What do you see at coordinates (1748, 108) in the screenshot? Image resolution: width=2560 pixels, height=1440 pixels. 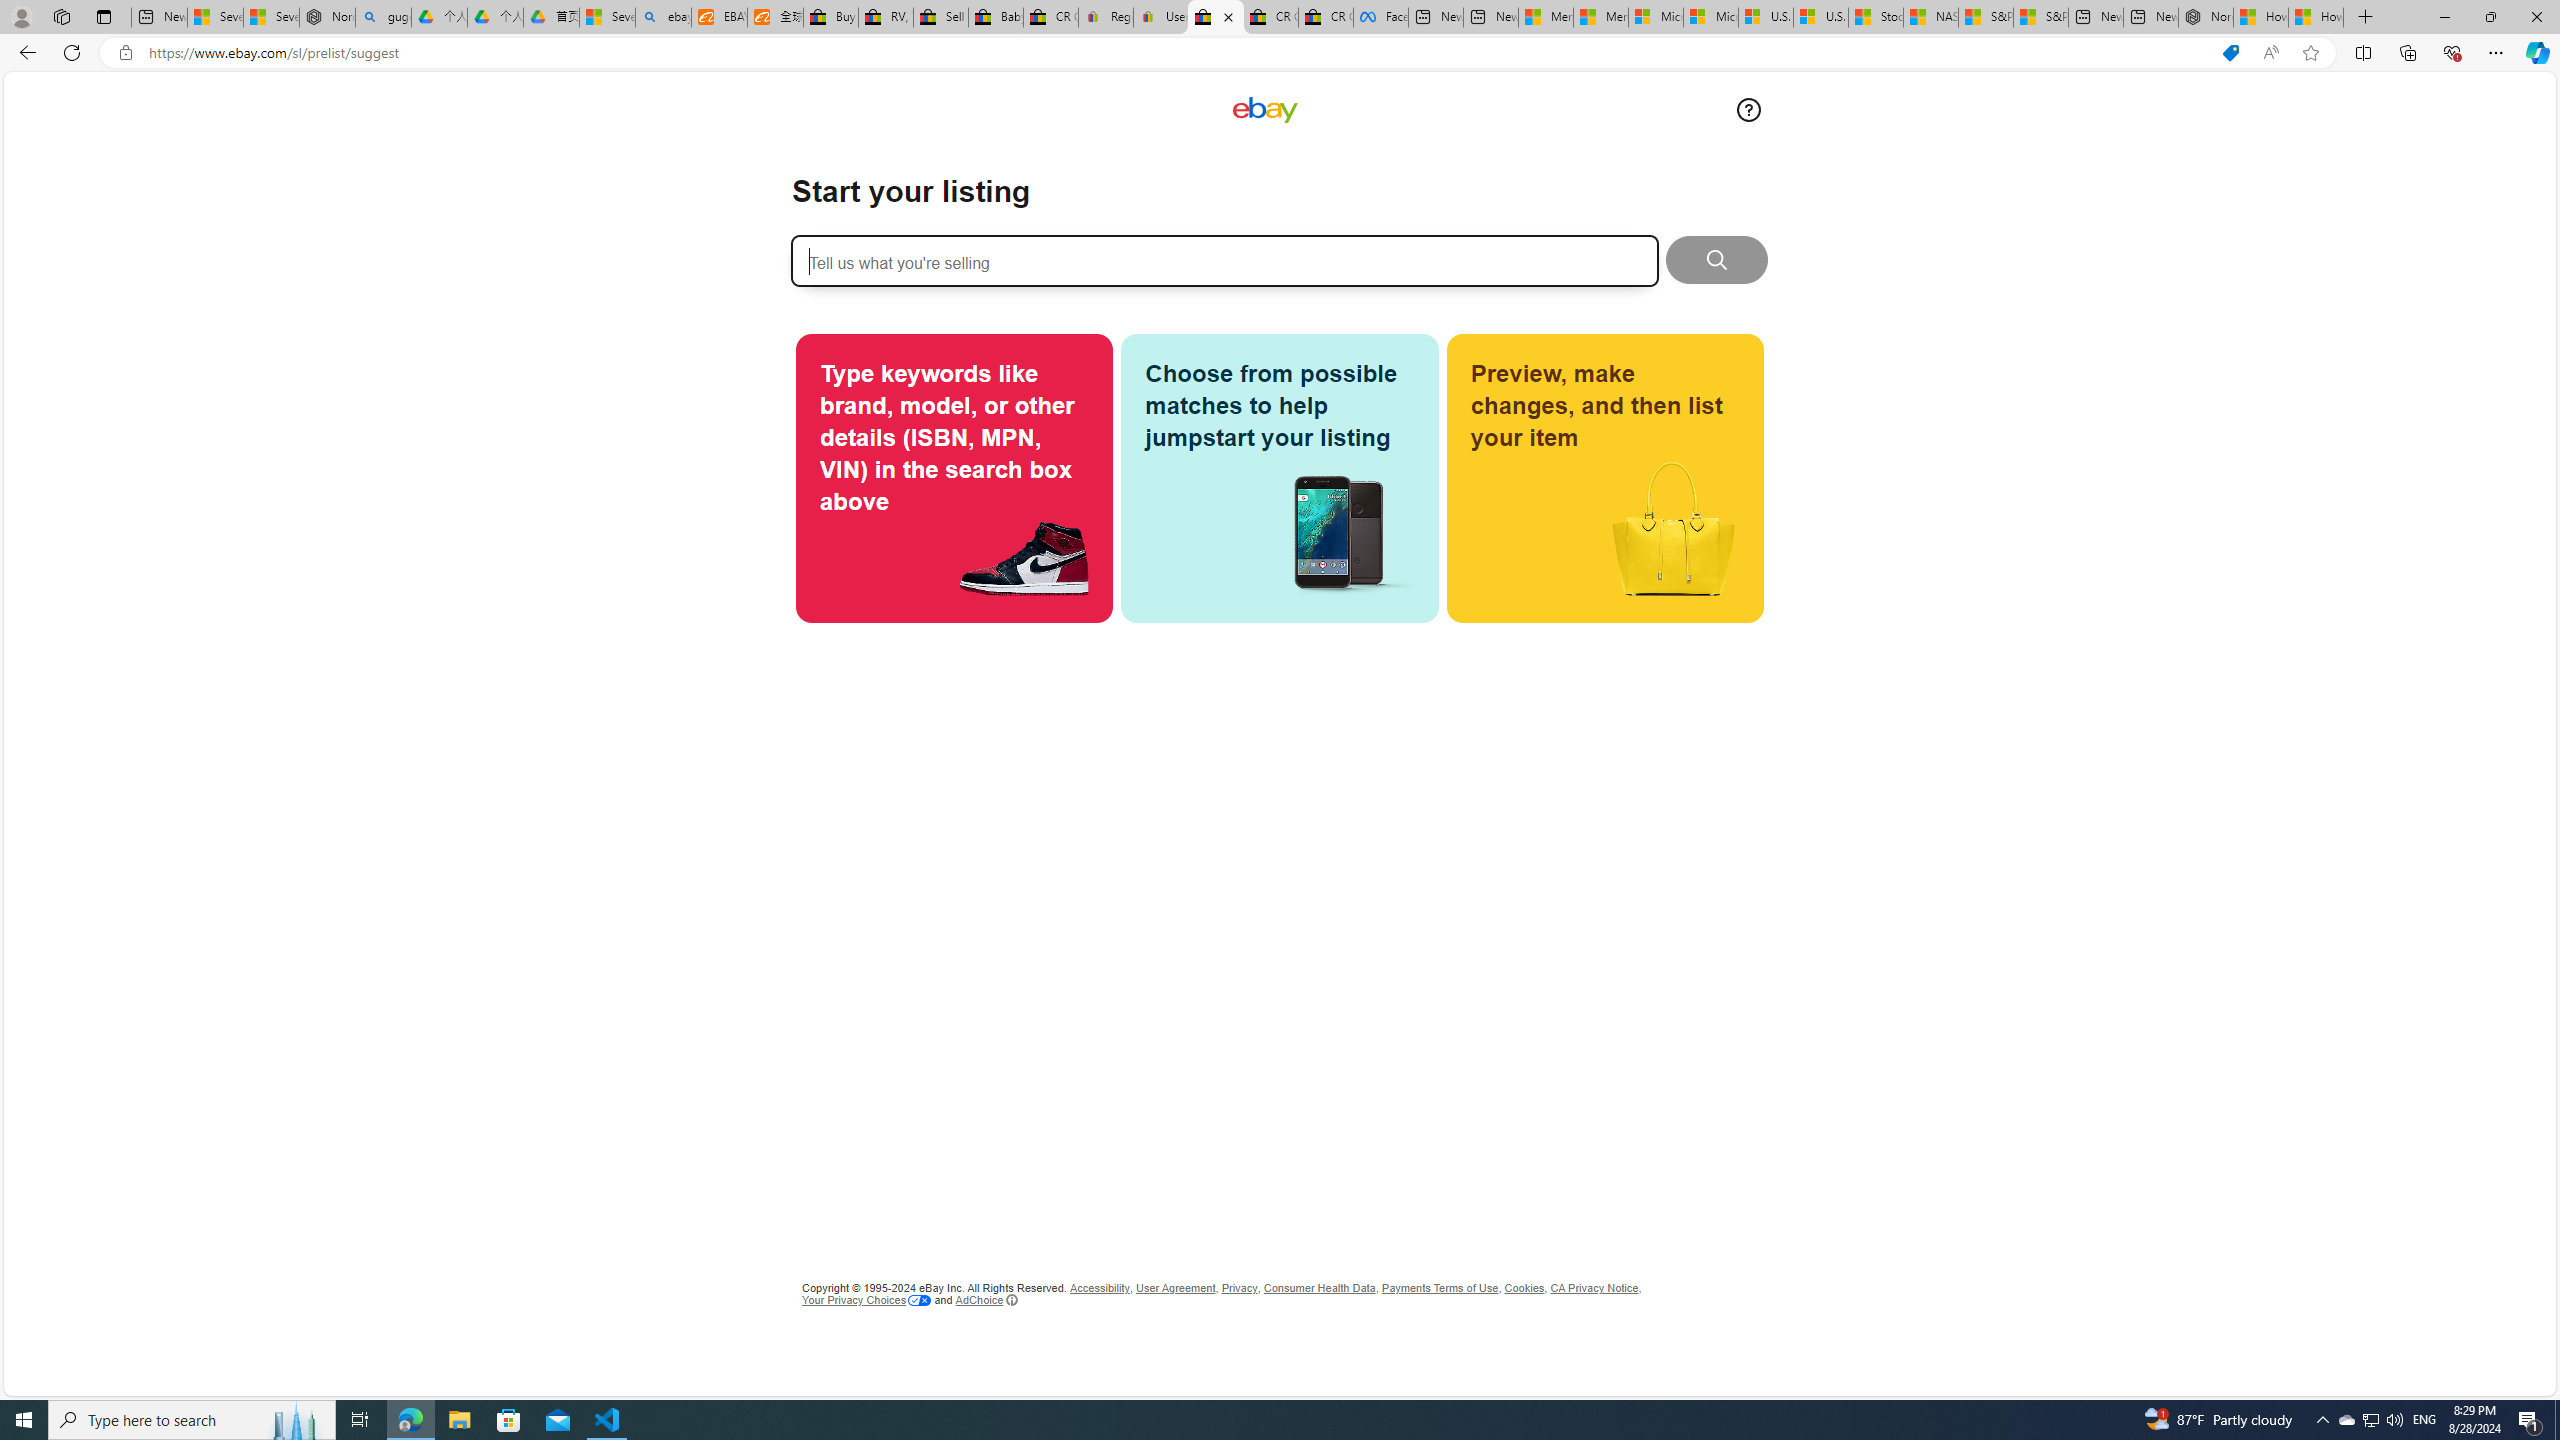 I see `'Comment about your experience on this page.'` at bounding box center [1748, 108].